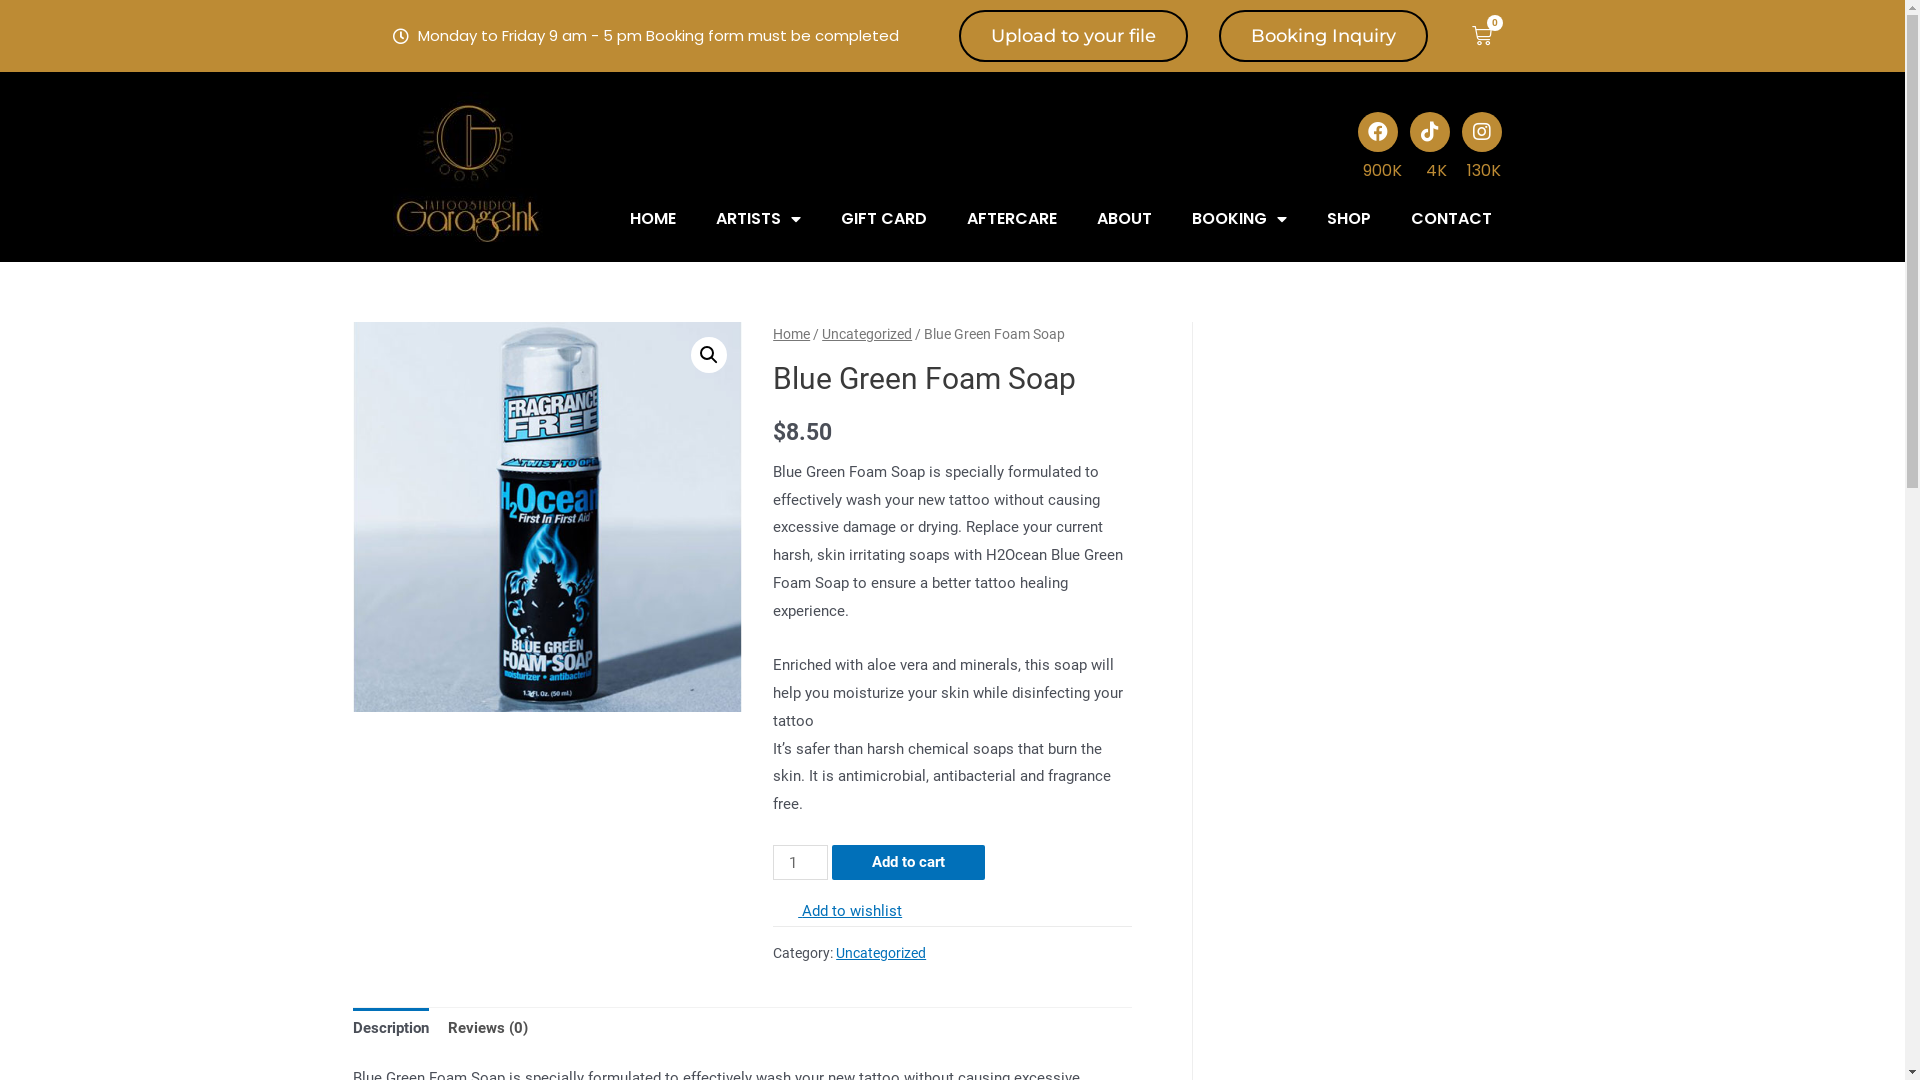 The height and width of the screenshot is (1080, 1920). I want to click on 'Home', so click(790, 333).